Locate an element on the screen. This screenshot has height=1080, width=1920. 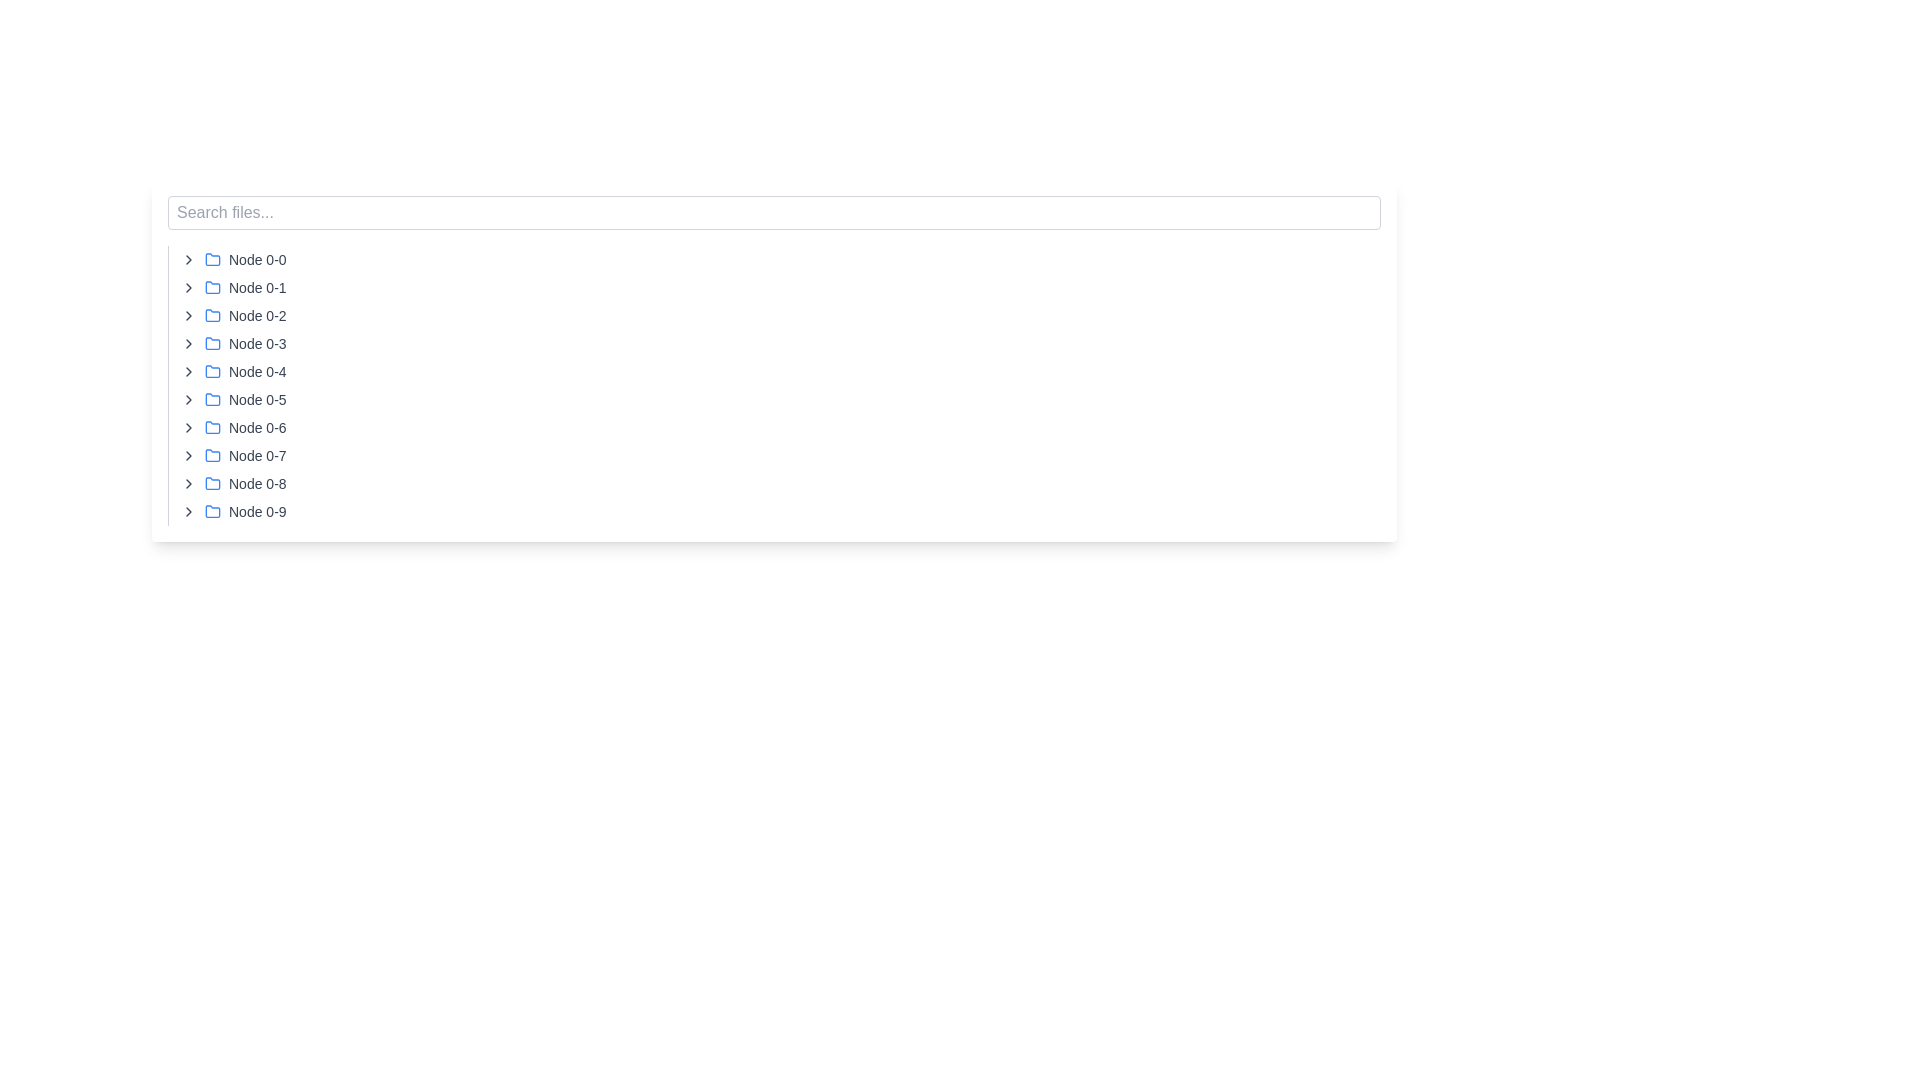
the blue folder icon labeled 'Node 0-7' is located at coordinates (212, 455).